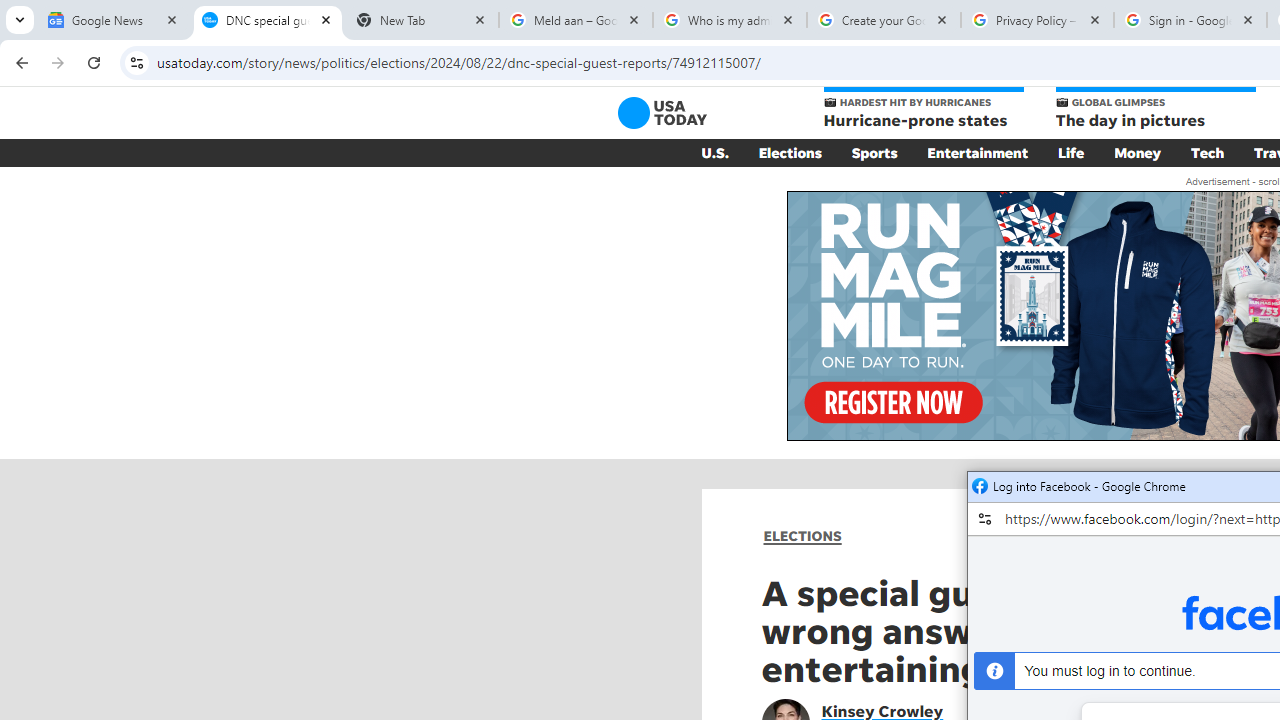  Describe the element at coordinates (729, 20) in the screenshot. I see `'Who is my administrator? - Google Account Help'` at that location.